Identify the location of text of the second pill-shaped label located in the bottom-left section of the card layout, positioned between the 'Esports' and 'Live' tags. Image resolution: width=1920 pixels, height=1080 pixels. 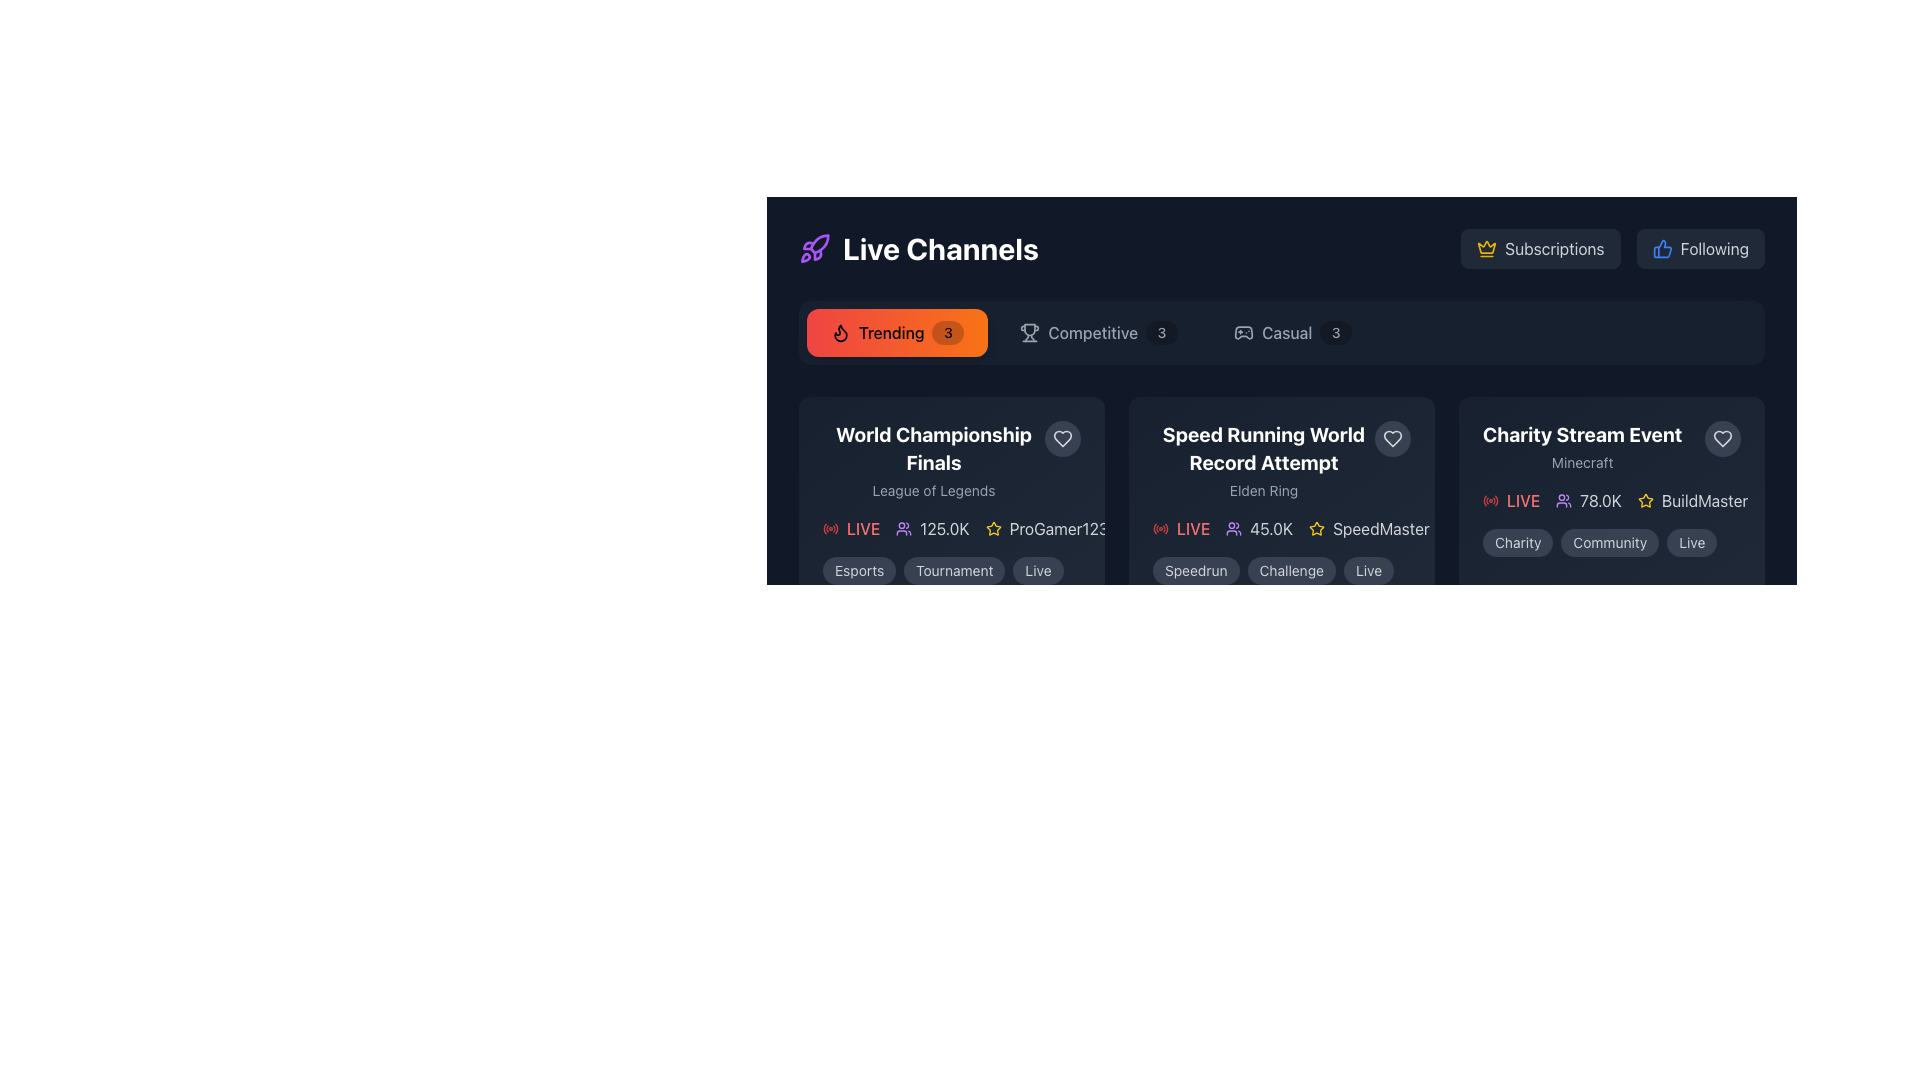
(953, 570).